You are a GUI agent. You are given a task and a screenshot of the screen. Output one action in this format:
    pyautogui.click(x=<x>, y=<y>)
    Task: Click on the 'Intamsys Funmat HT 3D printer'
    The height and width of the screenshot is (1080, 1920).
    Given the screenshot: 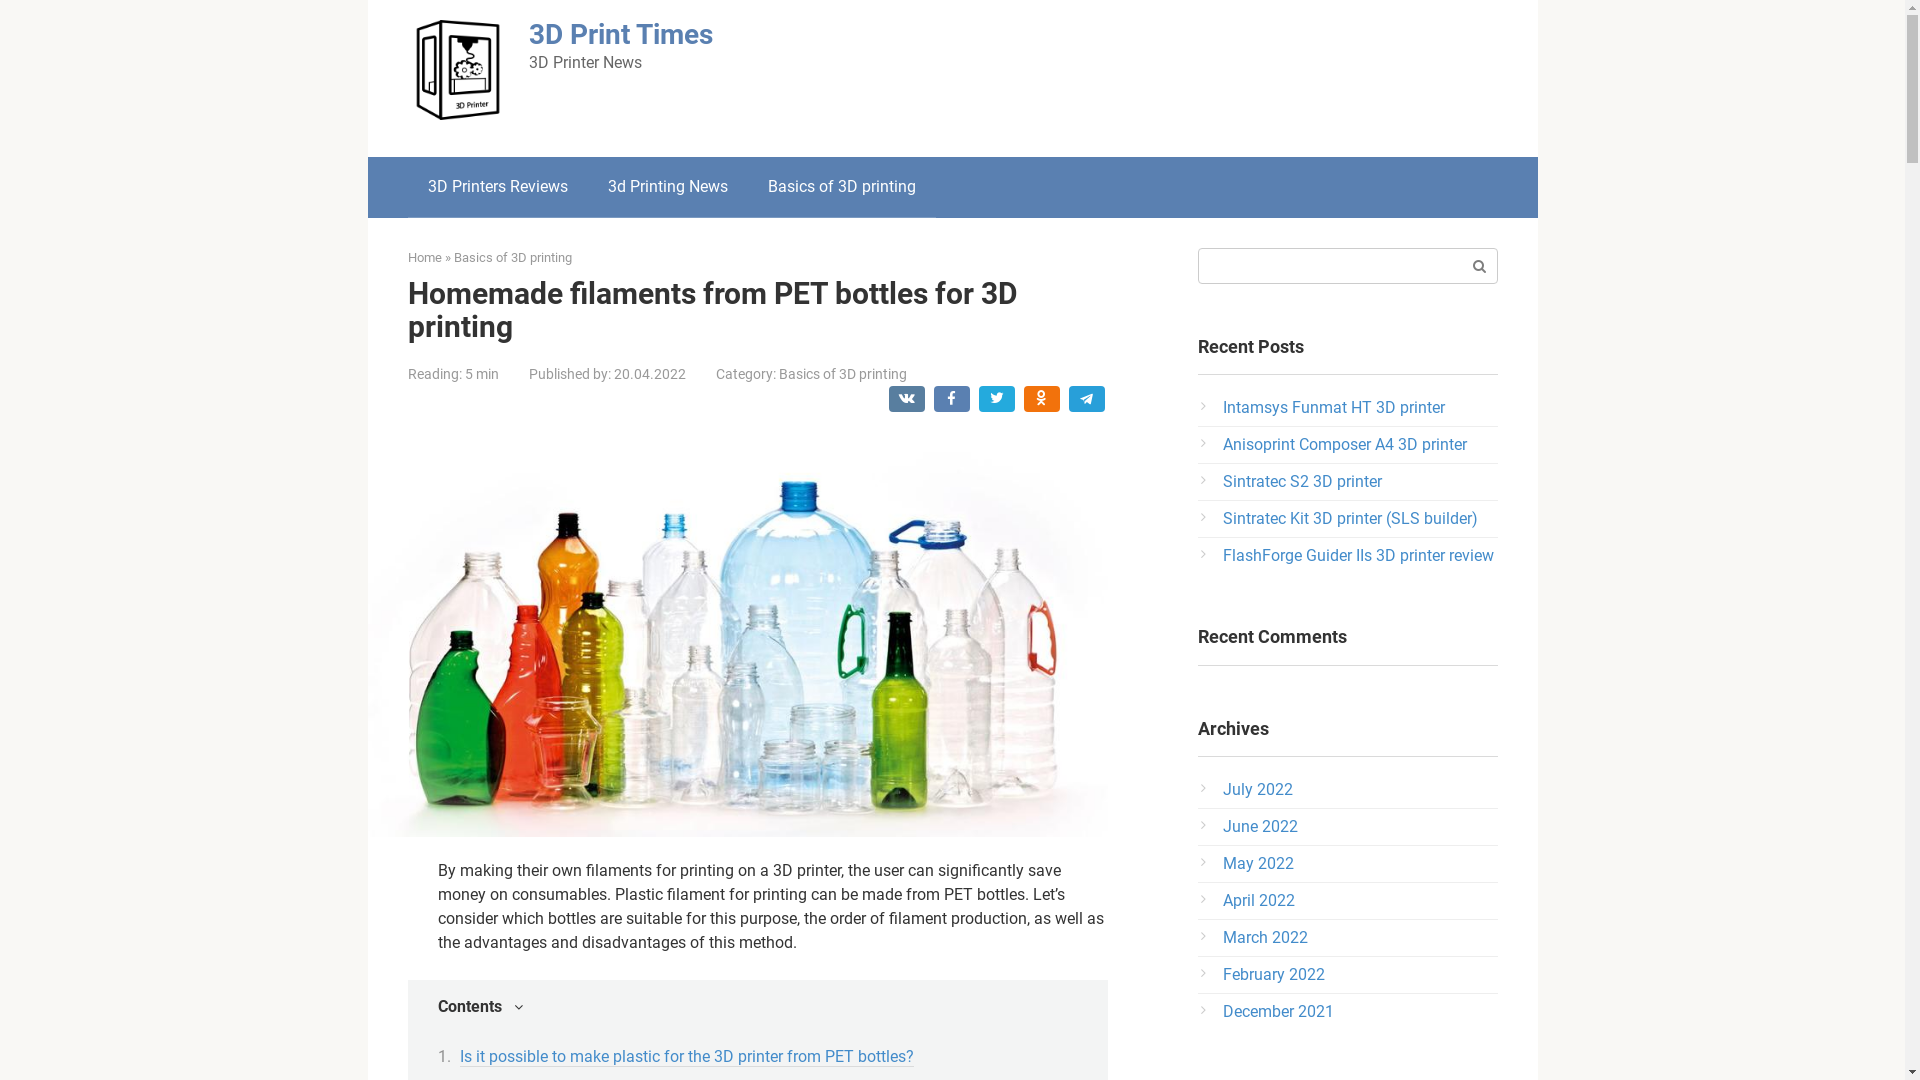 What is the action you would take?
    pyautogui.click(x=1333, y=406)
    